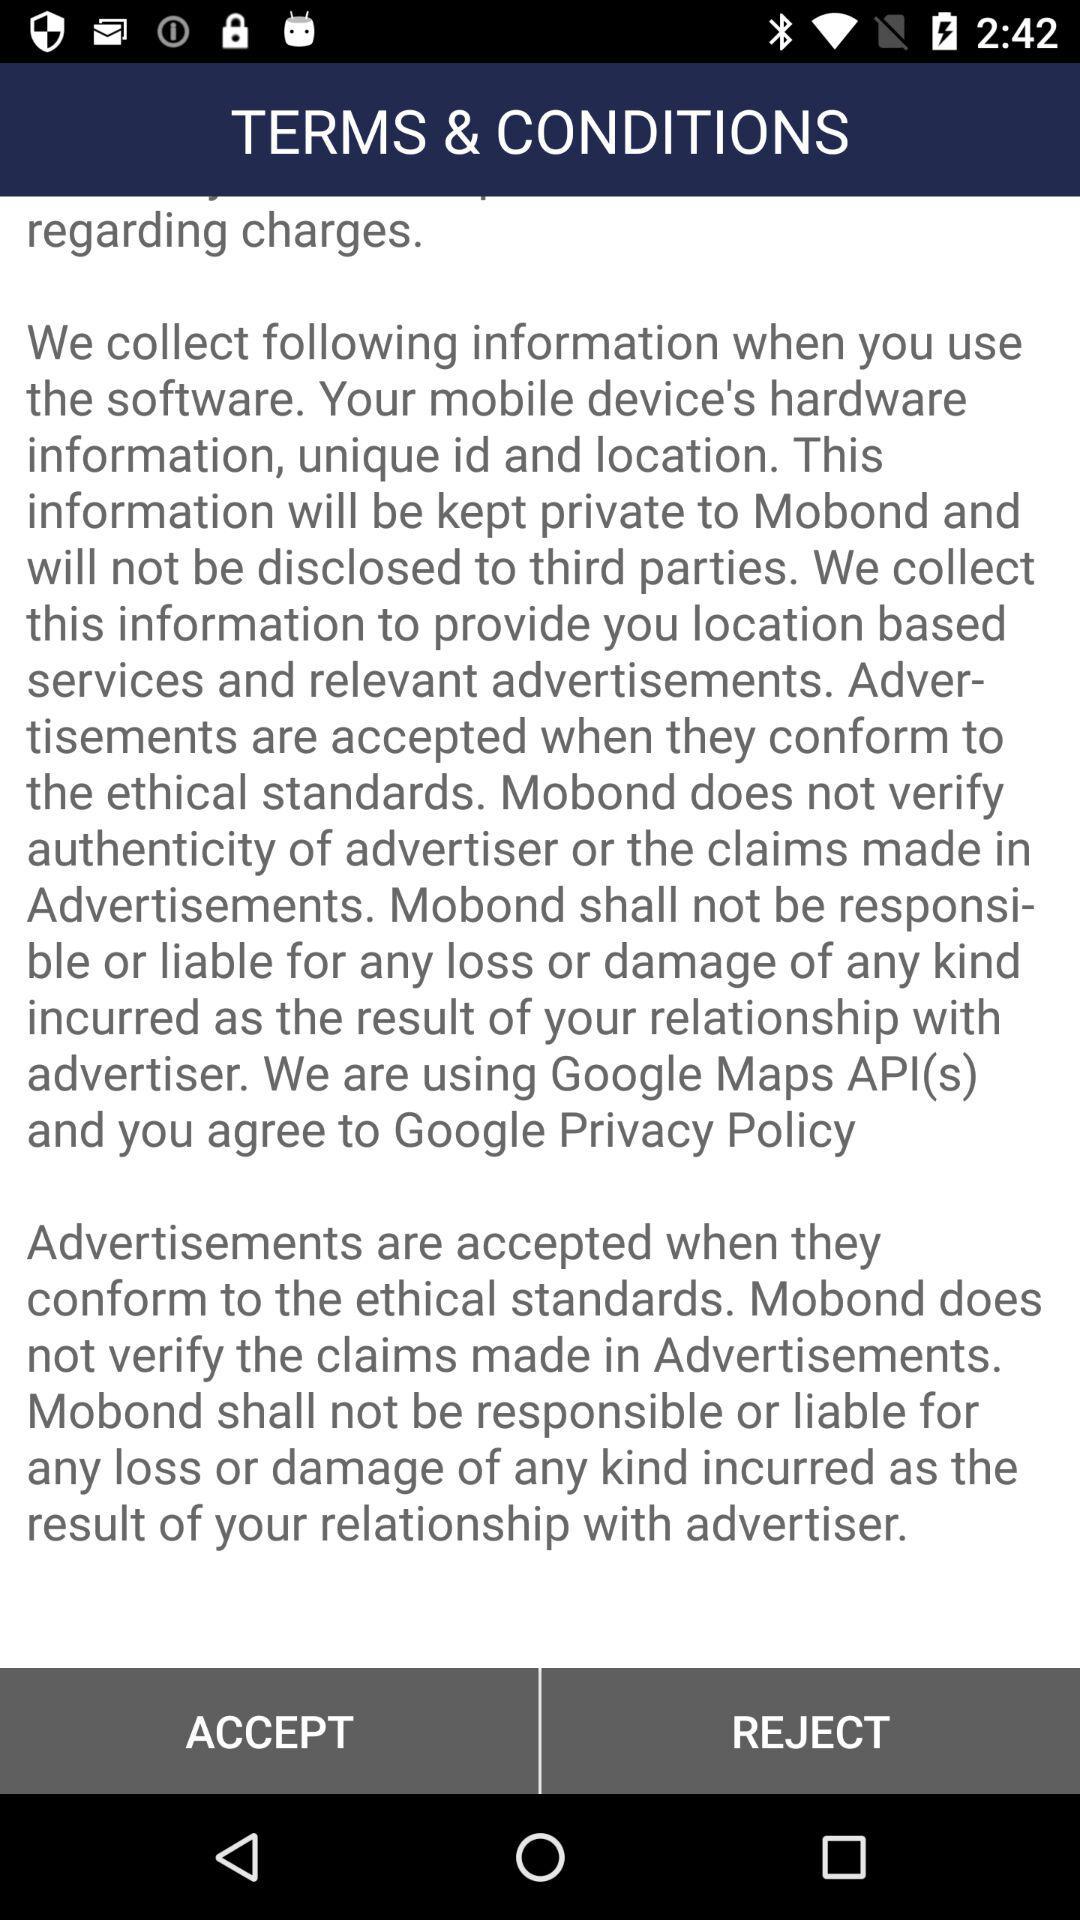  Describe the element at coordinates (268, 1730) in the screenshot. I see `button at the bottom left corner` at that location.